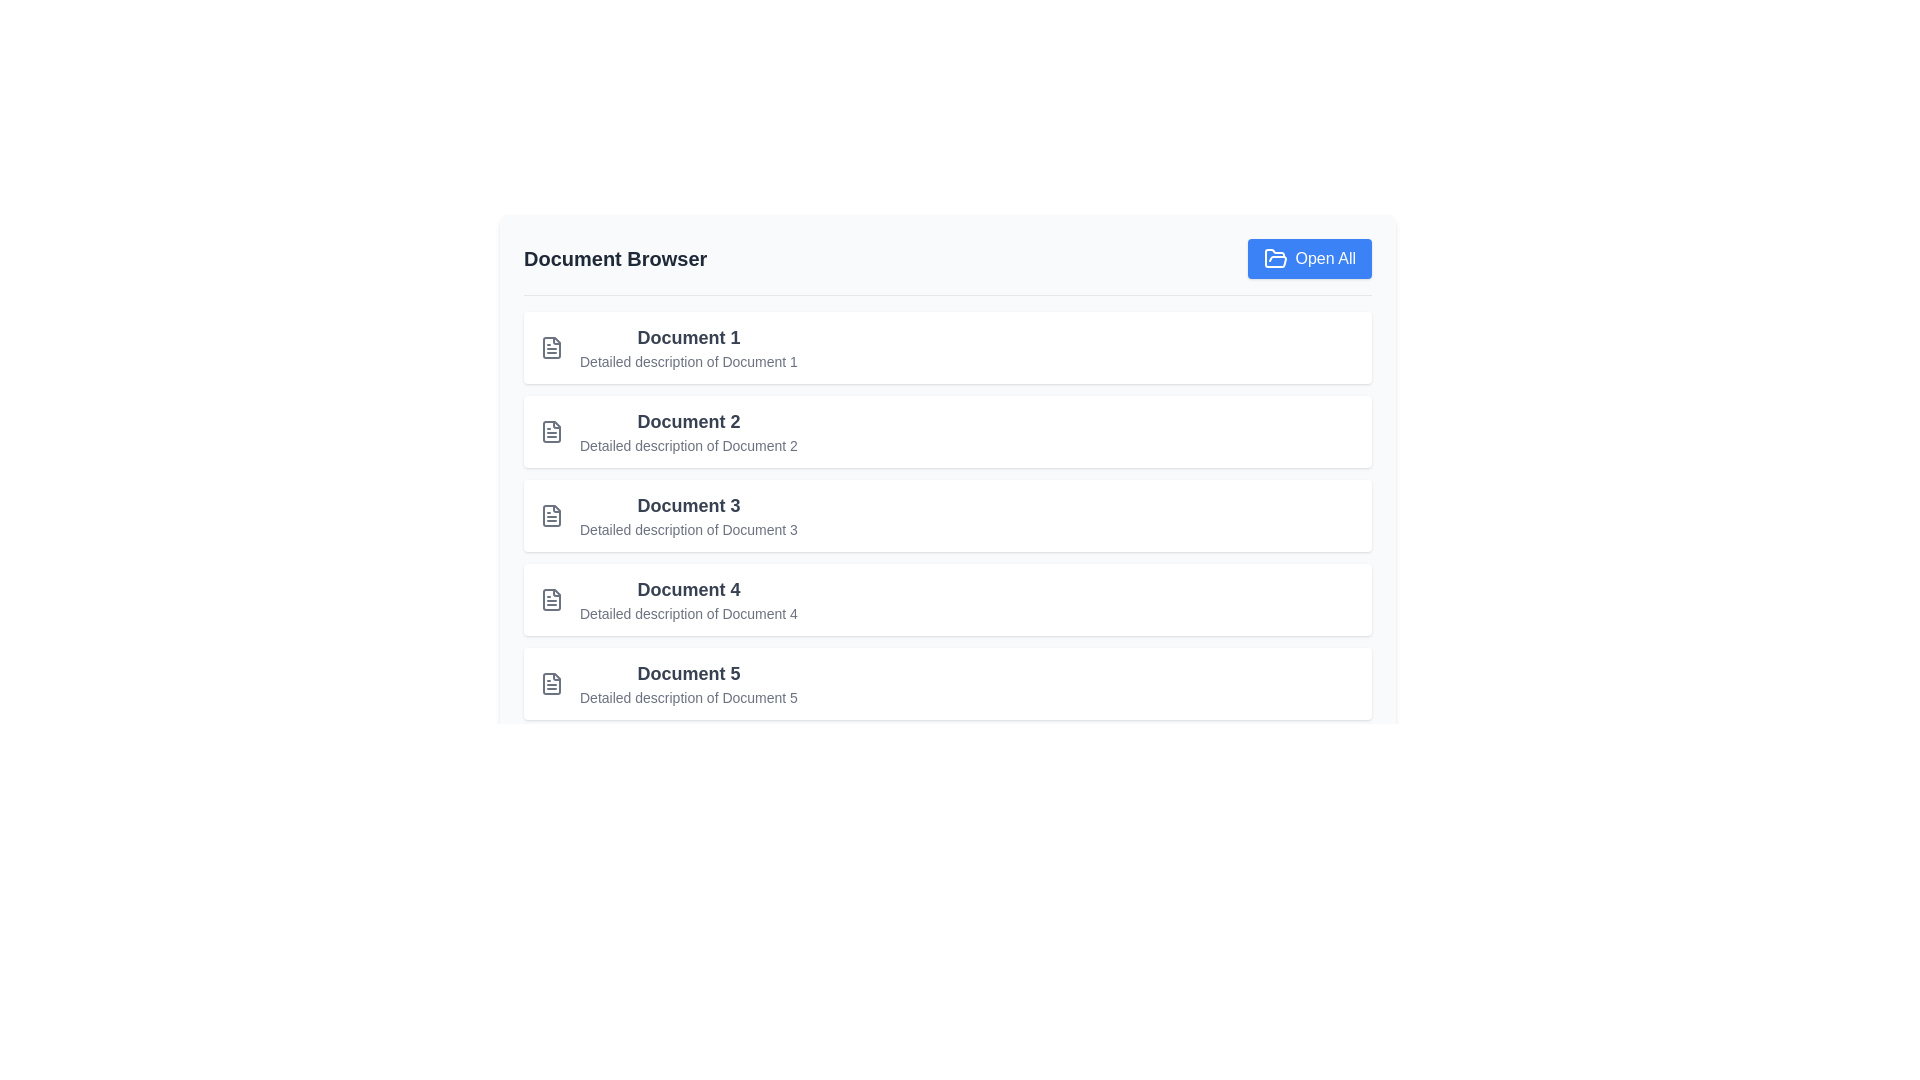 This screenshot has width=1920, height=1080. I want to click on the textual display element titled 'Document 2' with a detailed description below it, which is positioned below 'Document 1' in a list of documents, so click(688, 431).